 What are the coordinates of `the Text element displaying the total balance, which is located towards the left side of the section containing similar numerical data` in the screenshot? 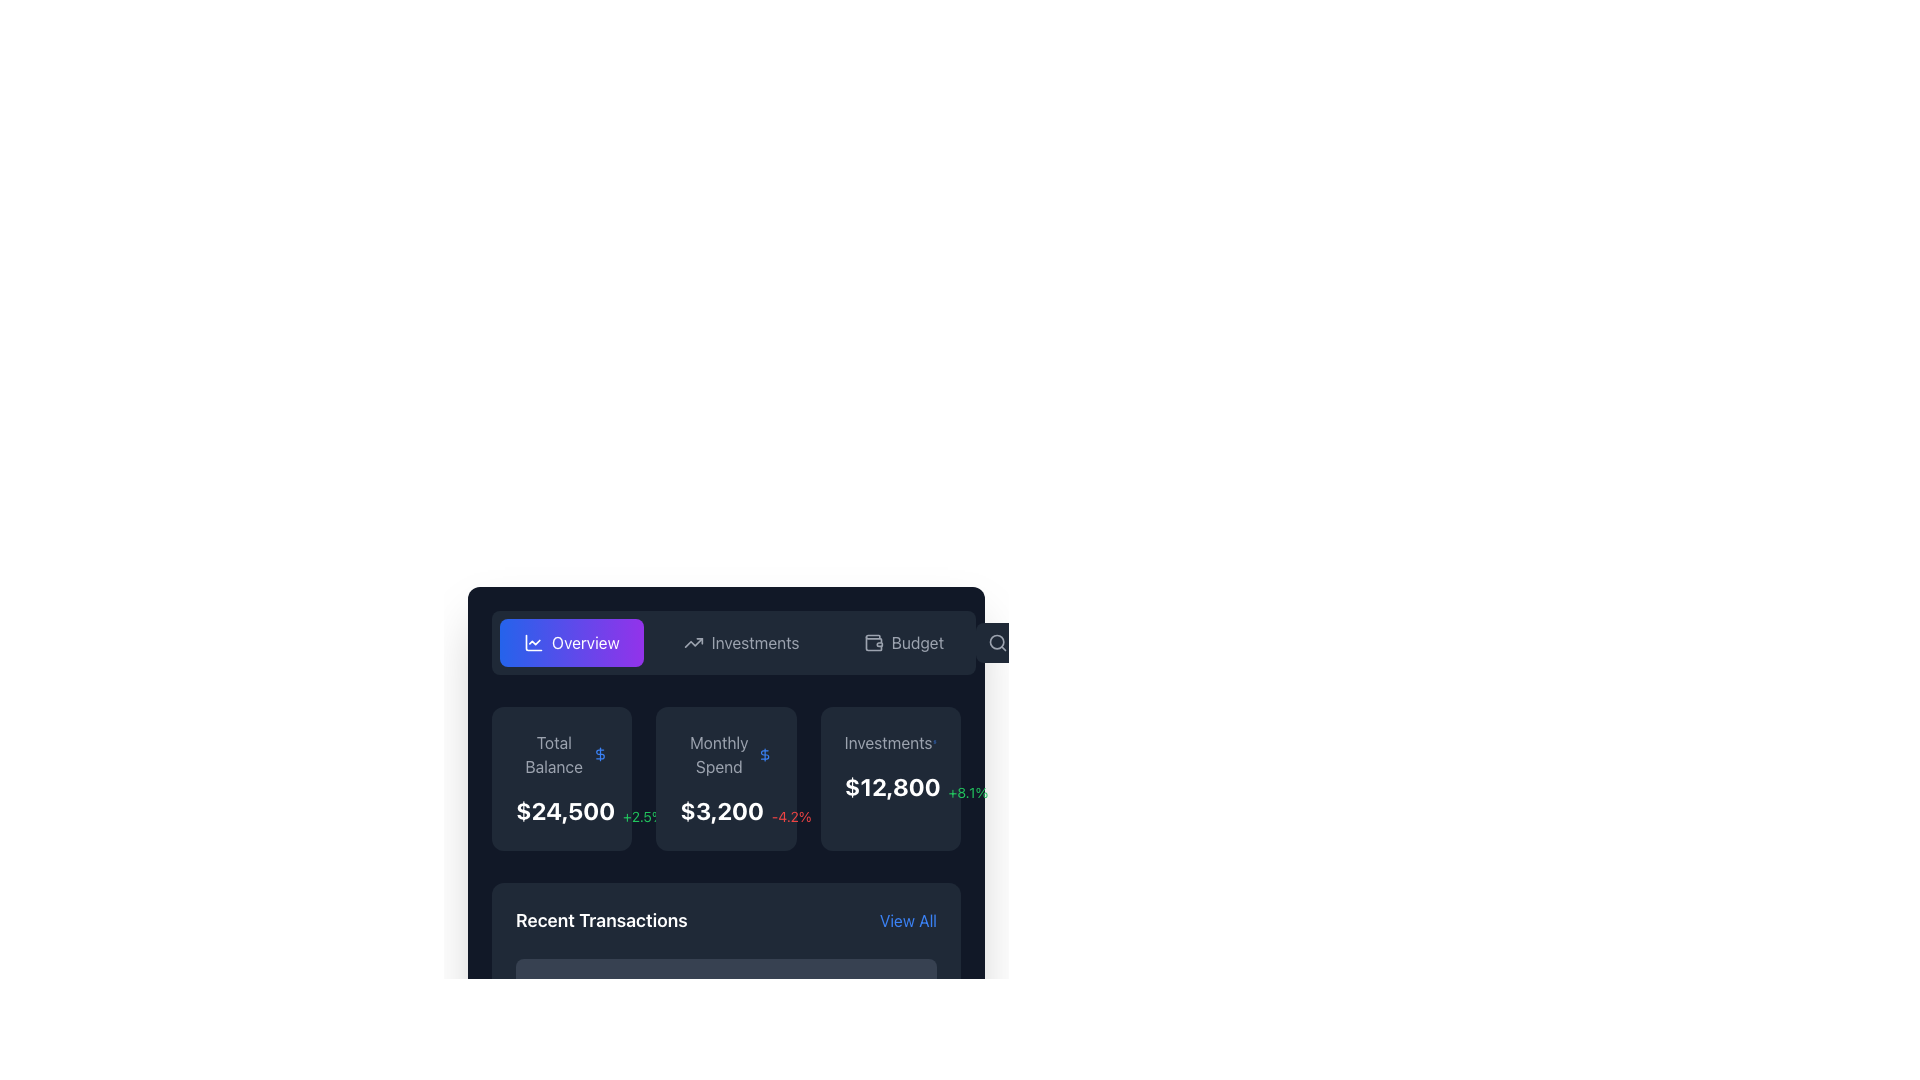 It's located at (564, 810).